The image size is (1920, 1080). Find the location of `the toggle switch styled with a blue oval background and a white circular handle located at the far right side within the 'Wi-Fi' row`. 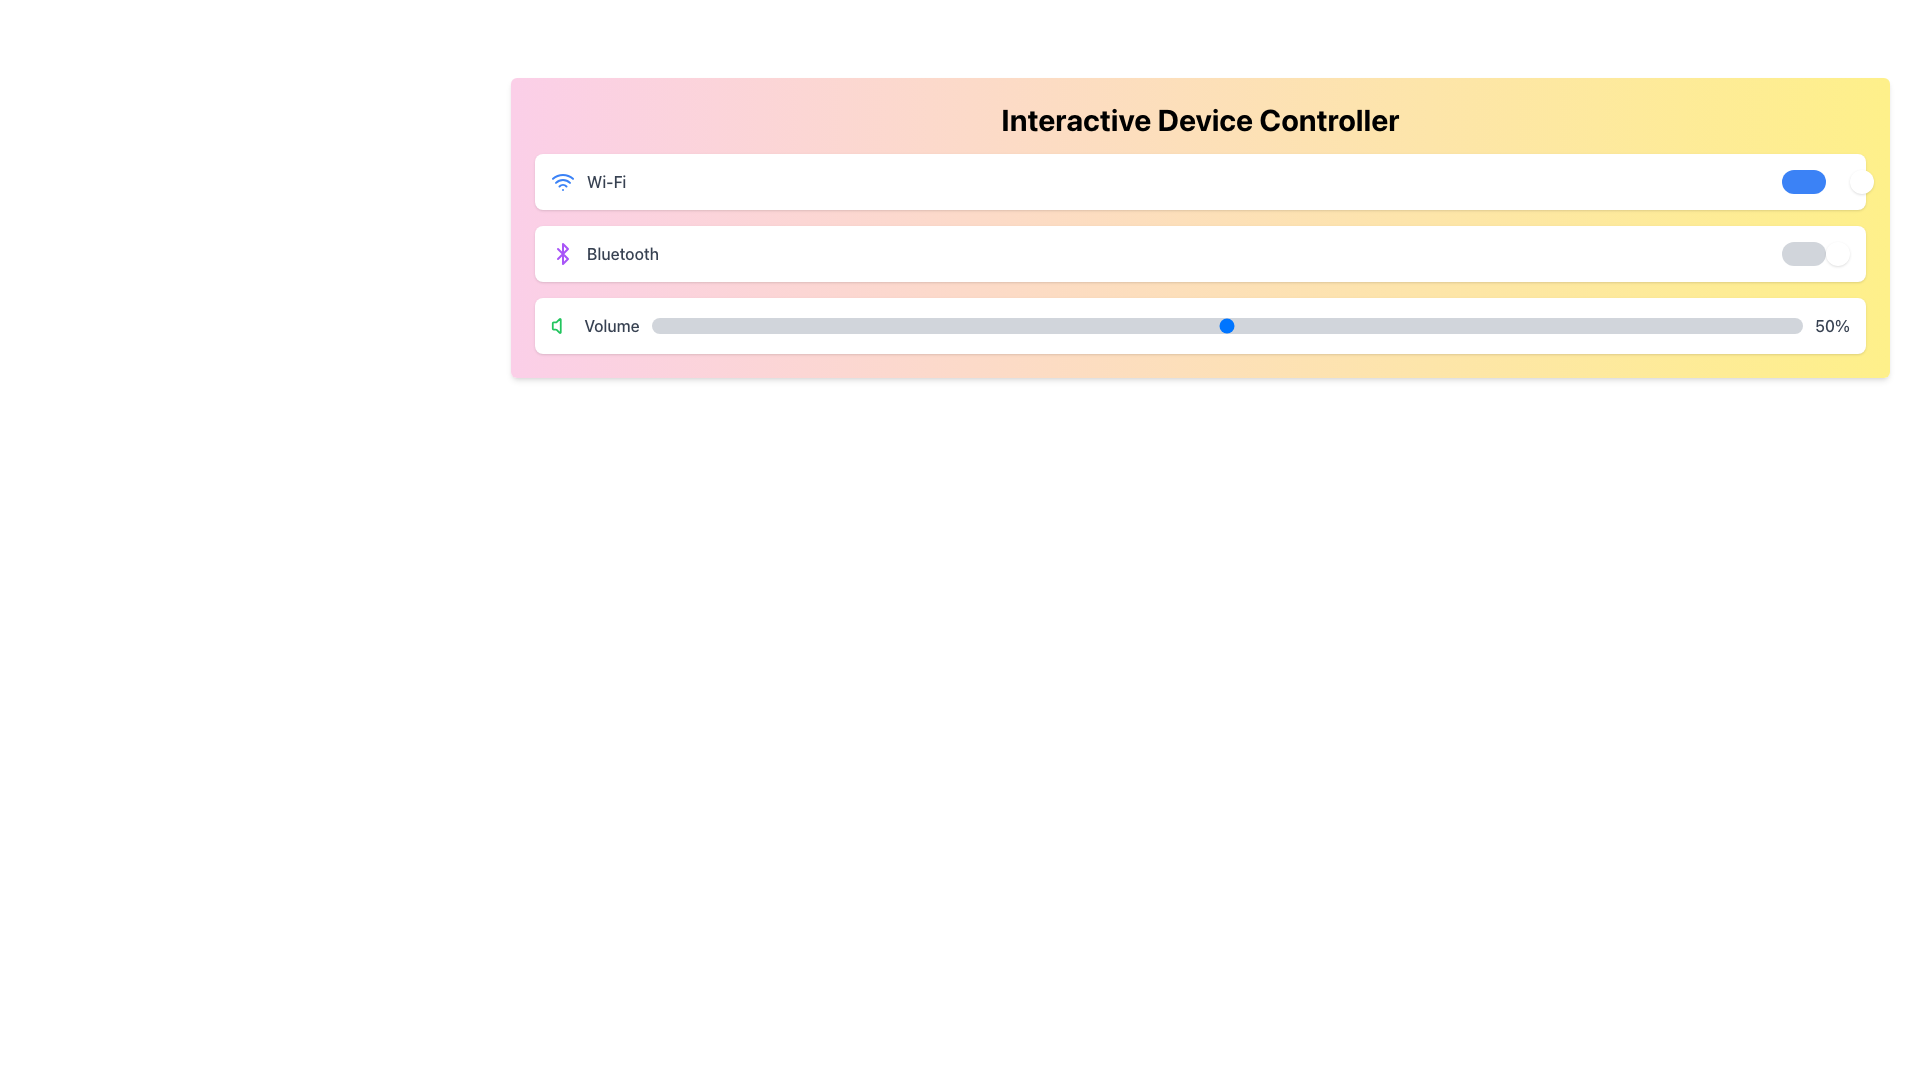

the toggle switch styled with a blue oval background and a white circular handle located at the far right side within the 'Wi-Fi' row is located at coordinates (1815, 181).